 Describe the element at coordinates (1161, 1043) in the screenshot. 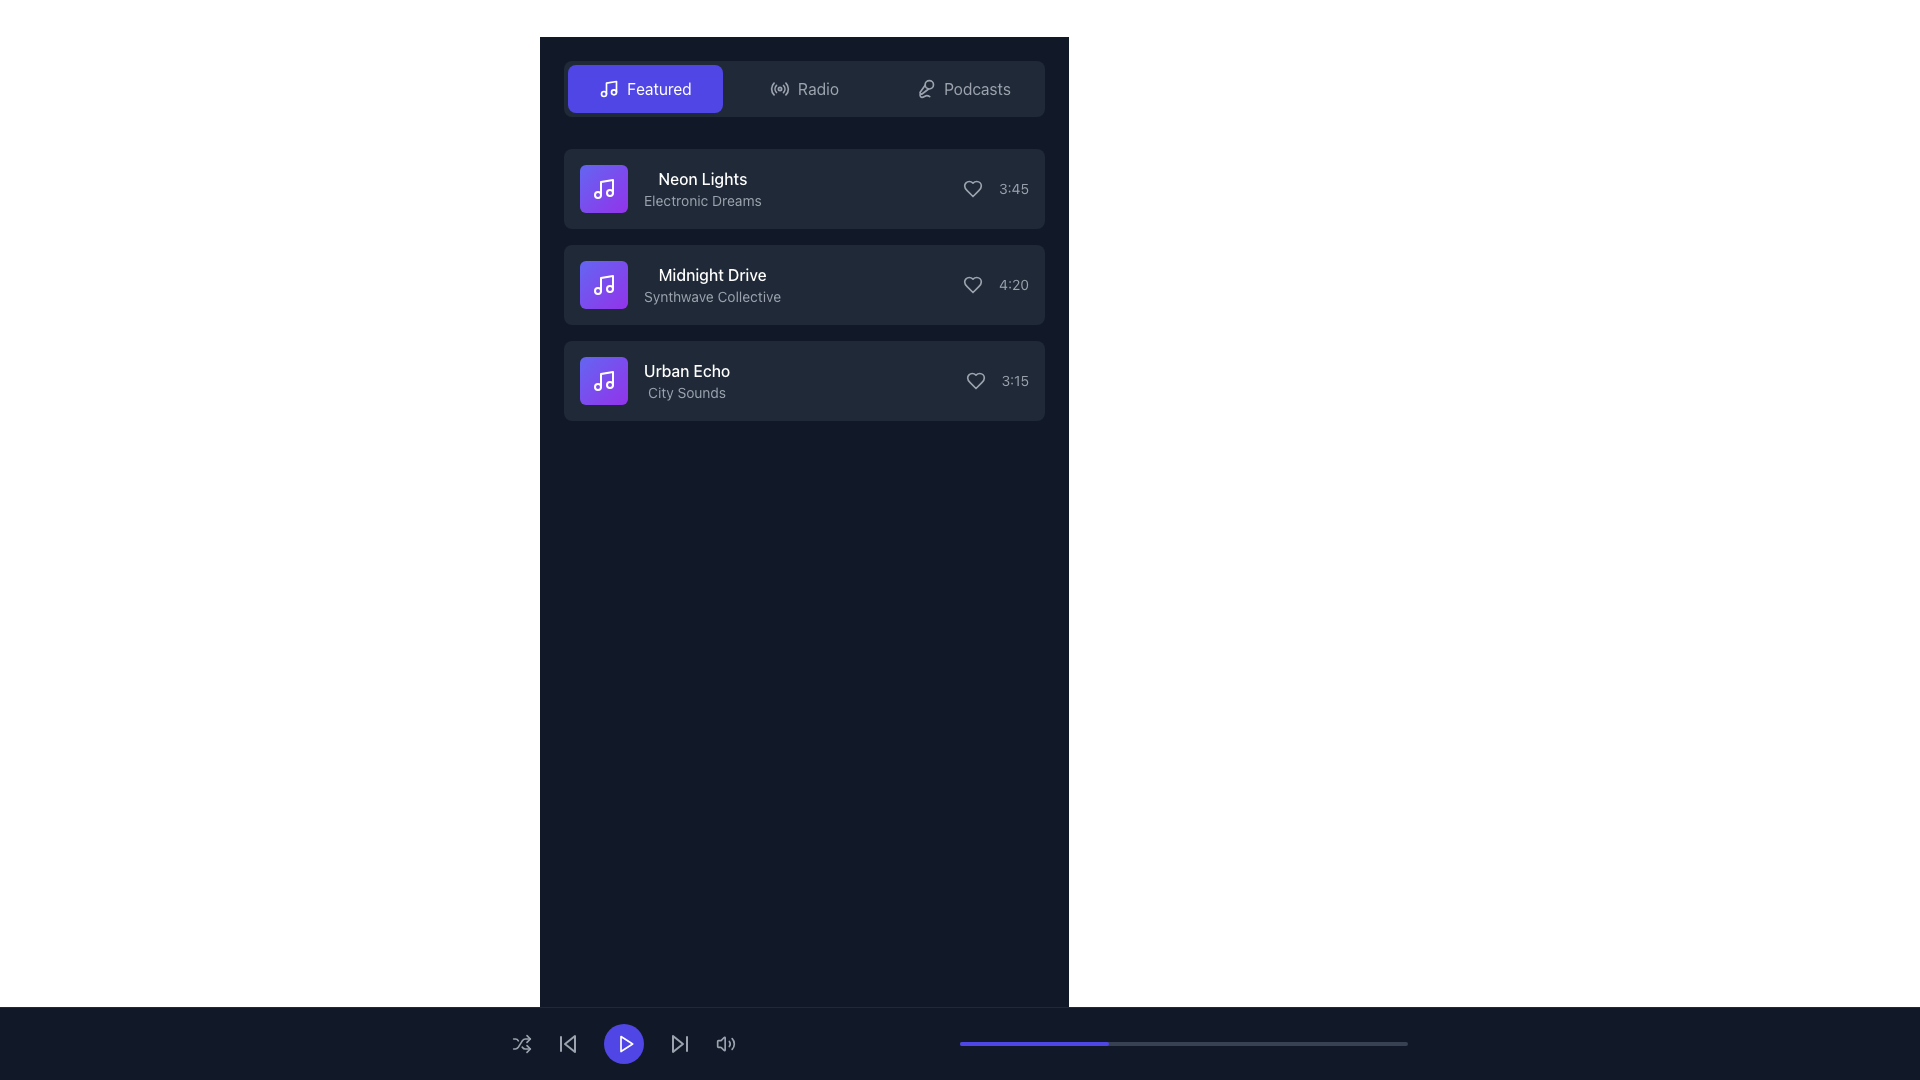

I see `progress` at that location.